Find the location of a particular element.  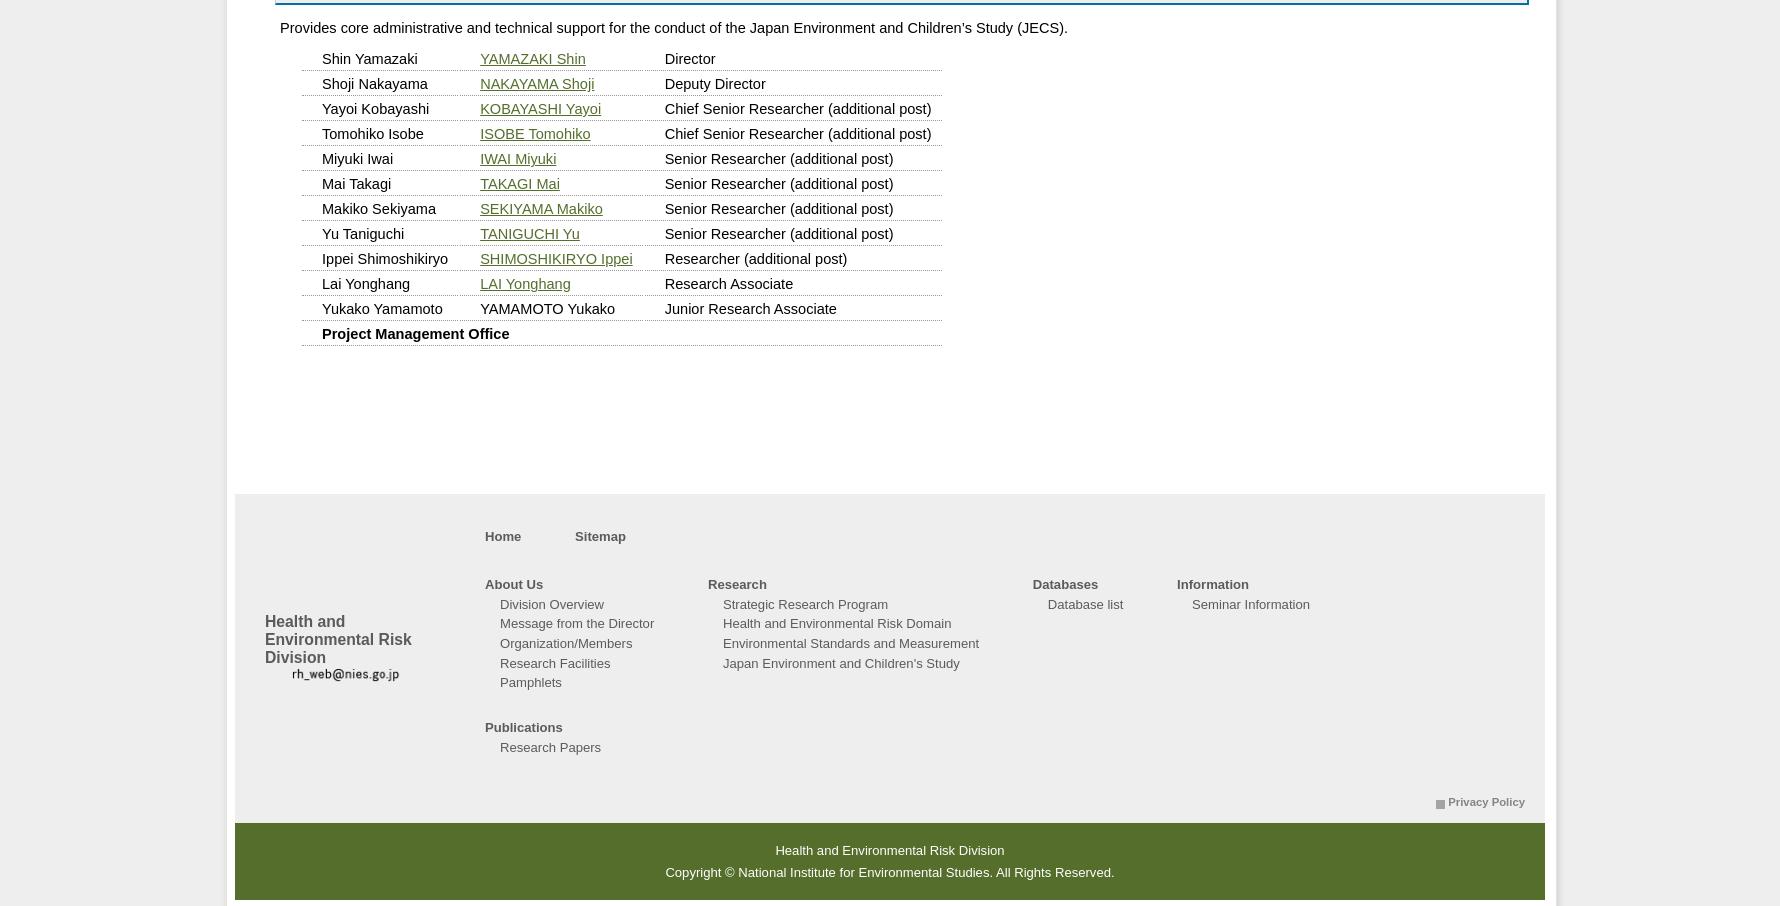

'Home' is located at coordinates (503, 536).